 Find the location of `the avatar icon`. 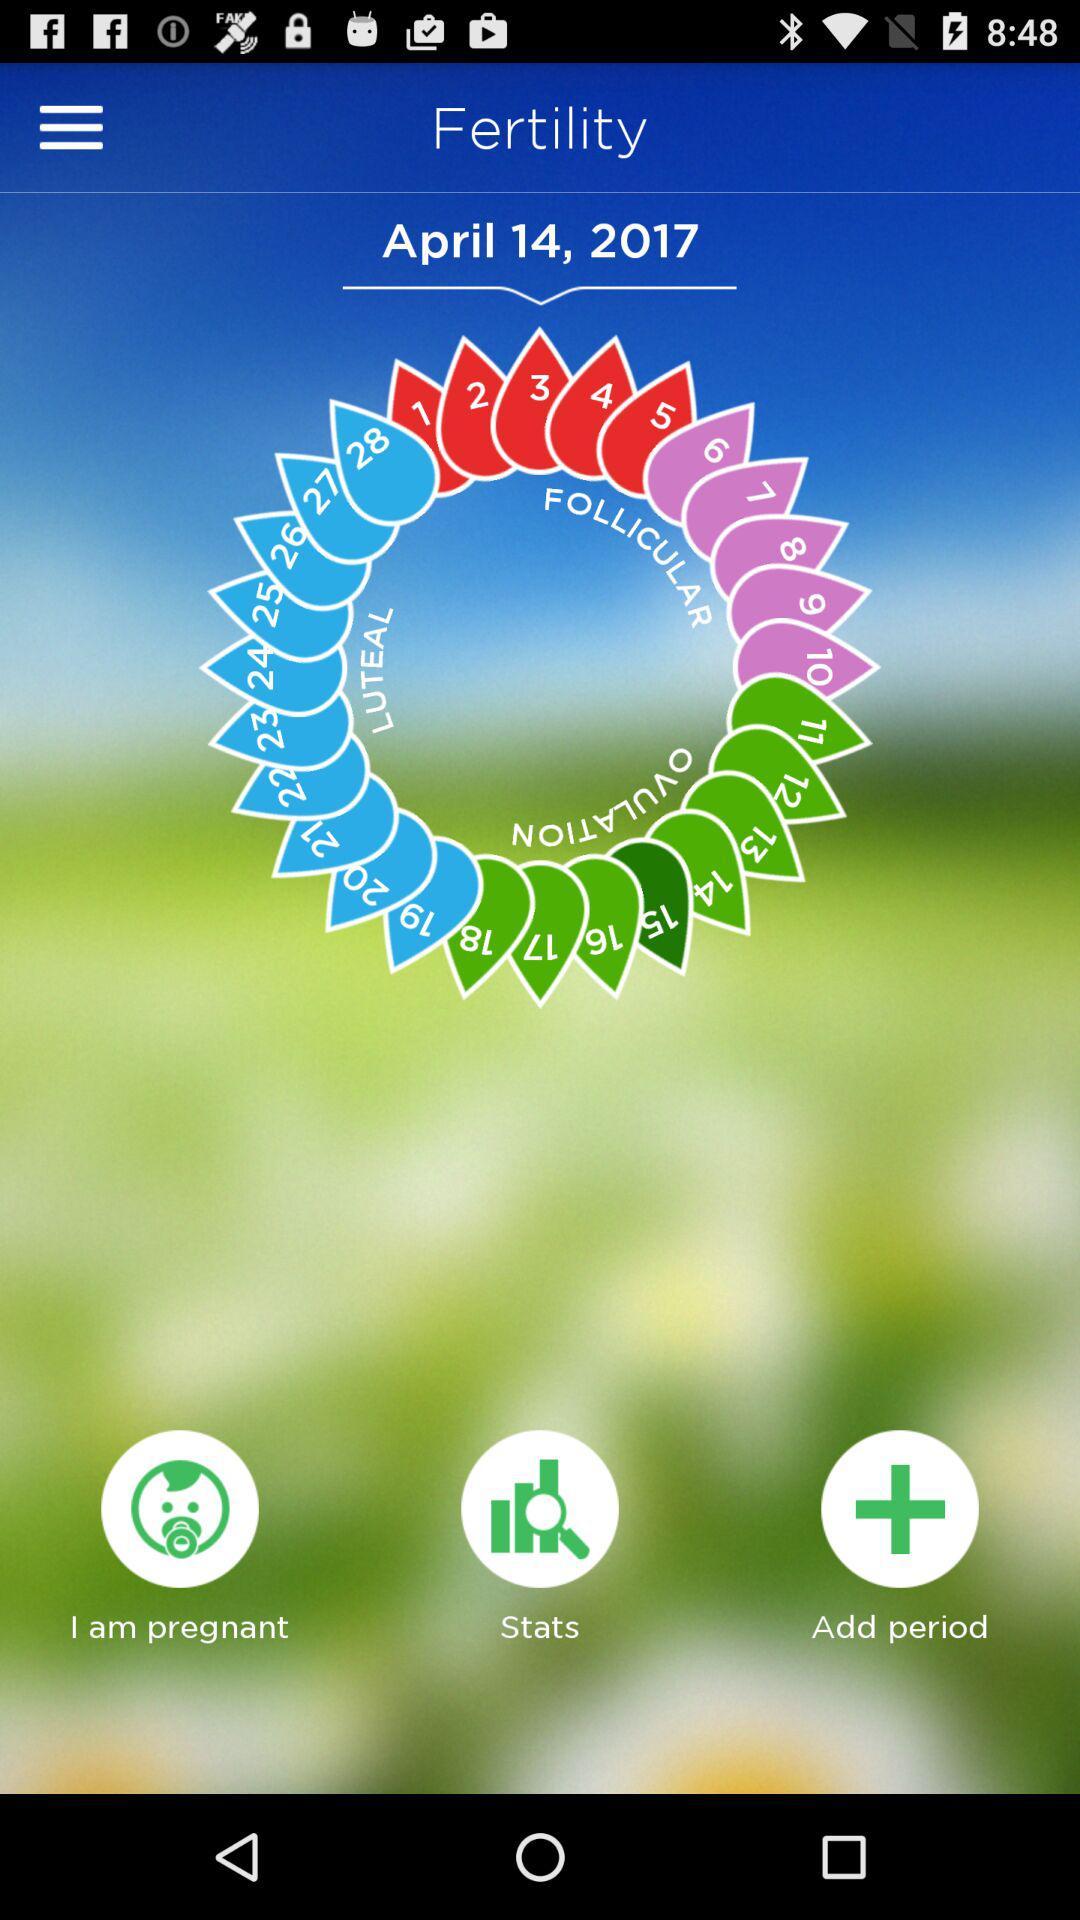

the avatar icon is located at coordinates (540, 1614).